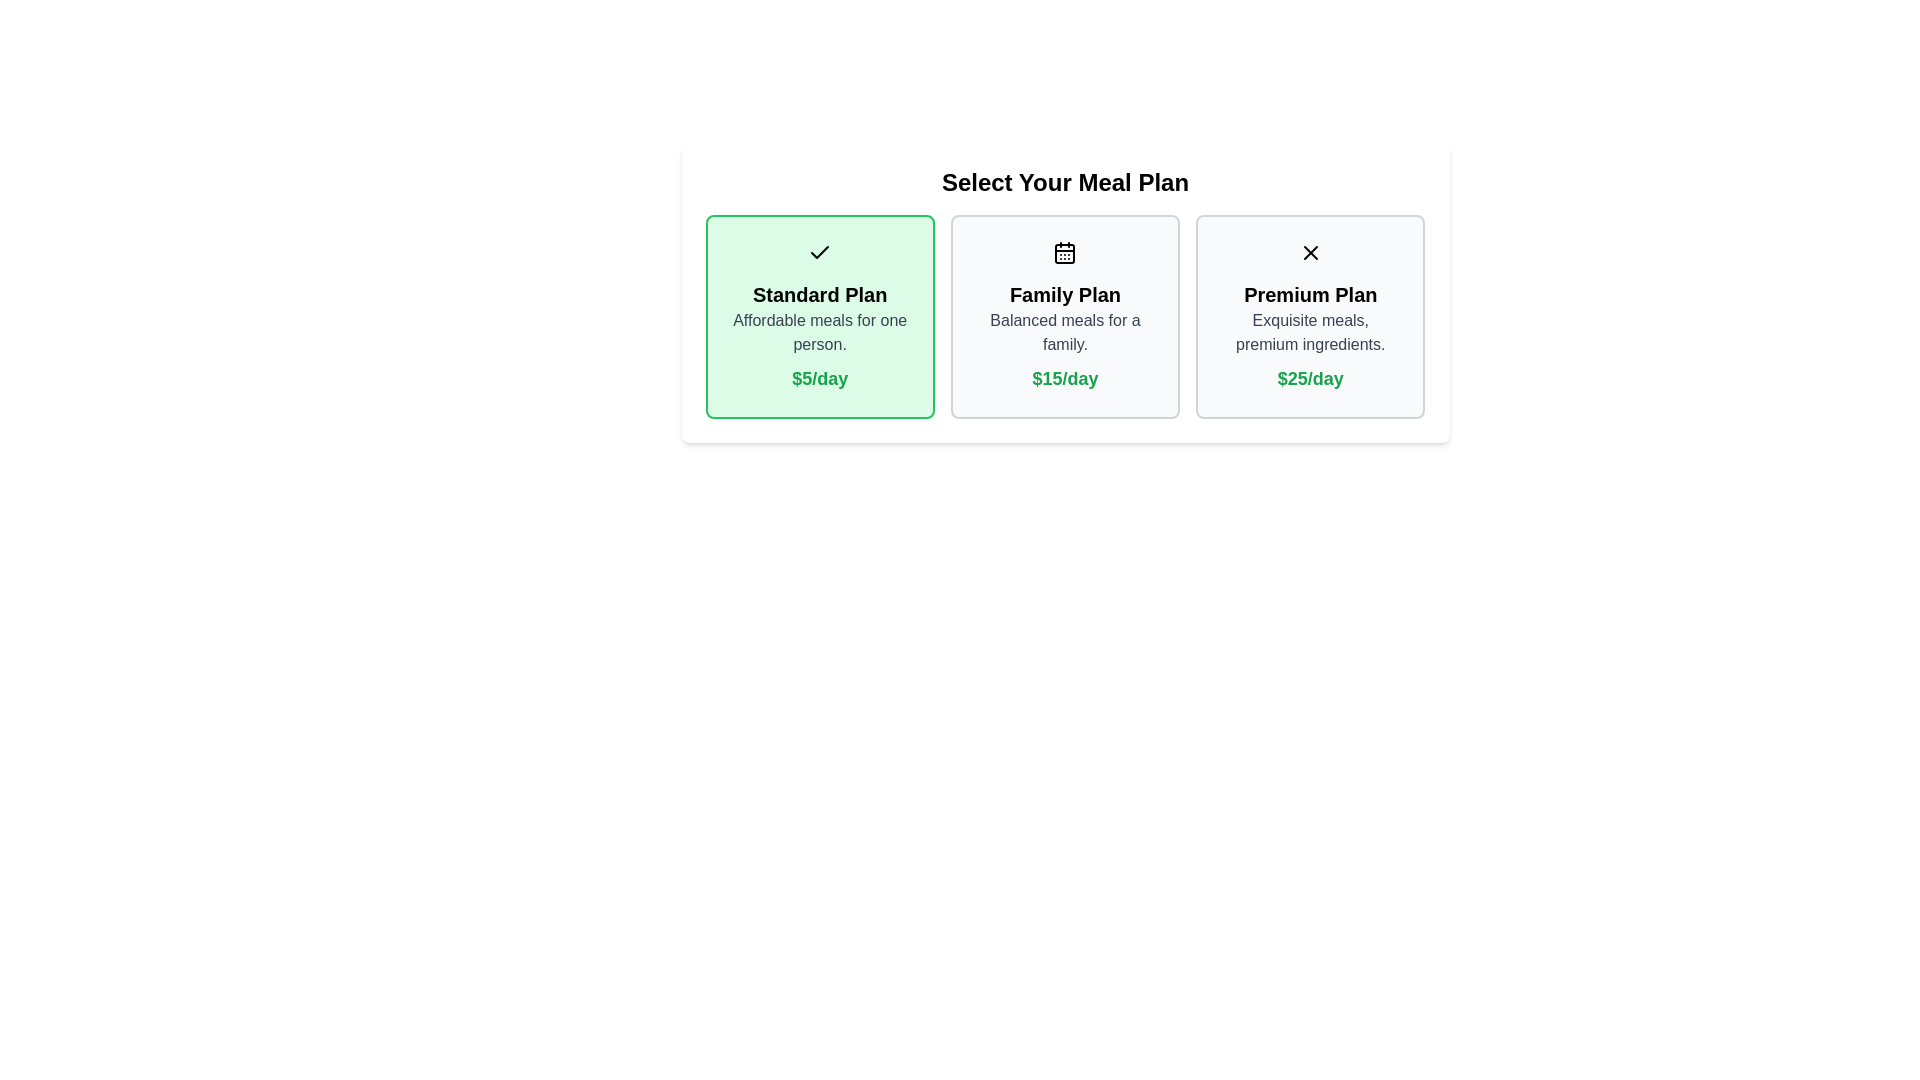 The height and width of the screenshot is (1080, 1920). What do you see at coordinates (1310, 378) in the screenshot?
I see `the pricing information Text Label for the 'Premium Plan' located in the third card from the left, positioned directly below the description text` at bounding box center [1310, 378].